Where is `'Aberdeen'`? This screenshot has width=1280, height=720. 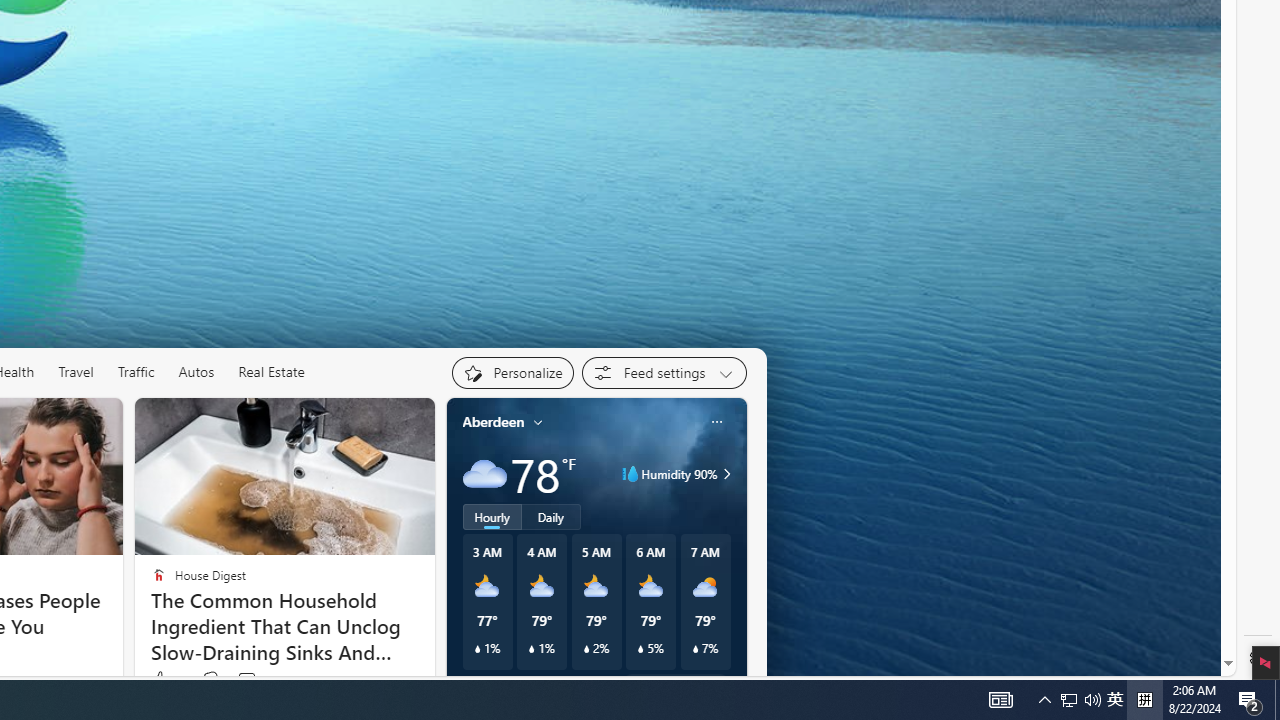
'Aberdeen' is located at coordinates (493, 421).